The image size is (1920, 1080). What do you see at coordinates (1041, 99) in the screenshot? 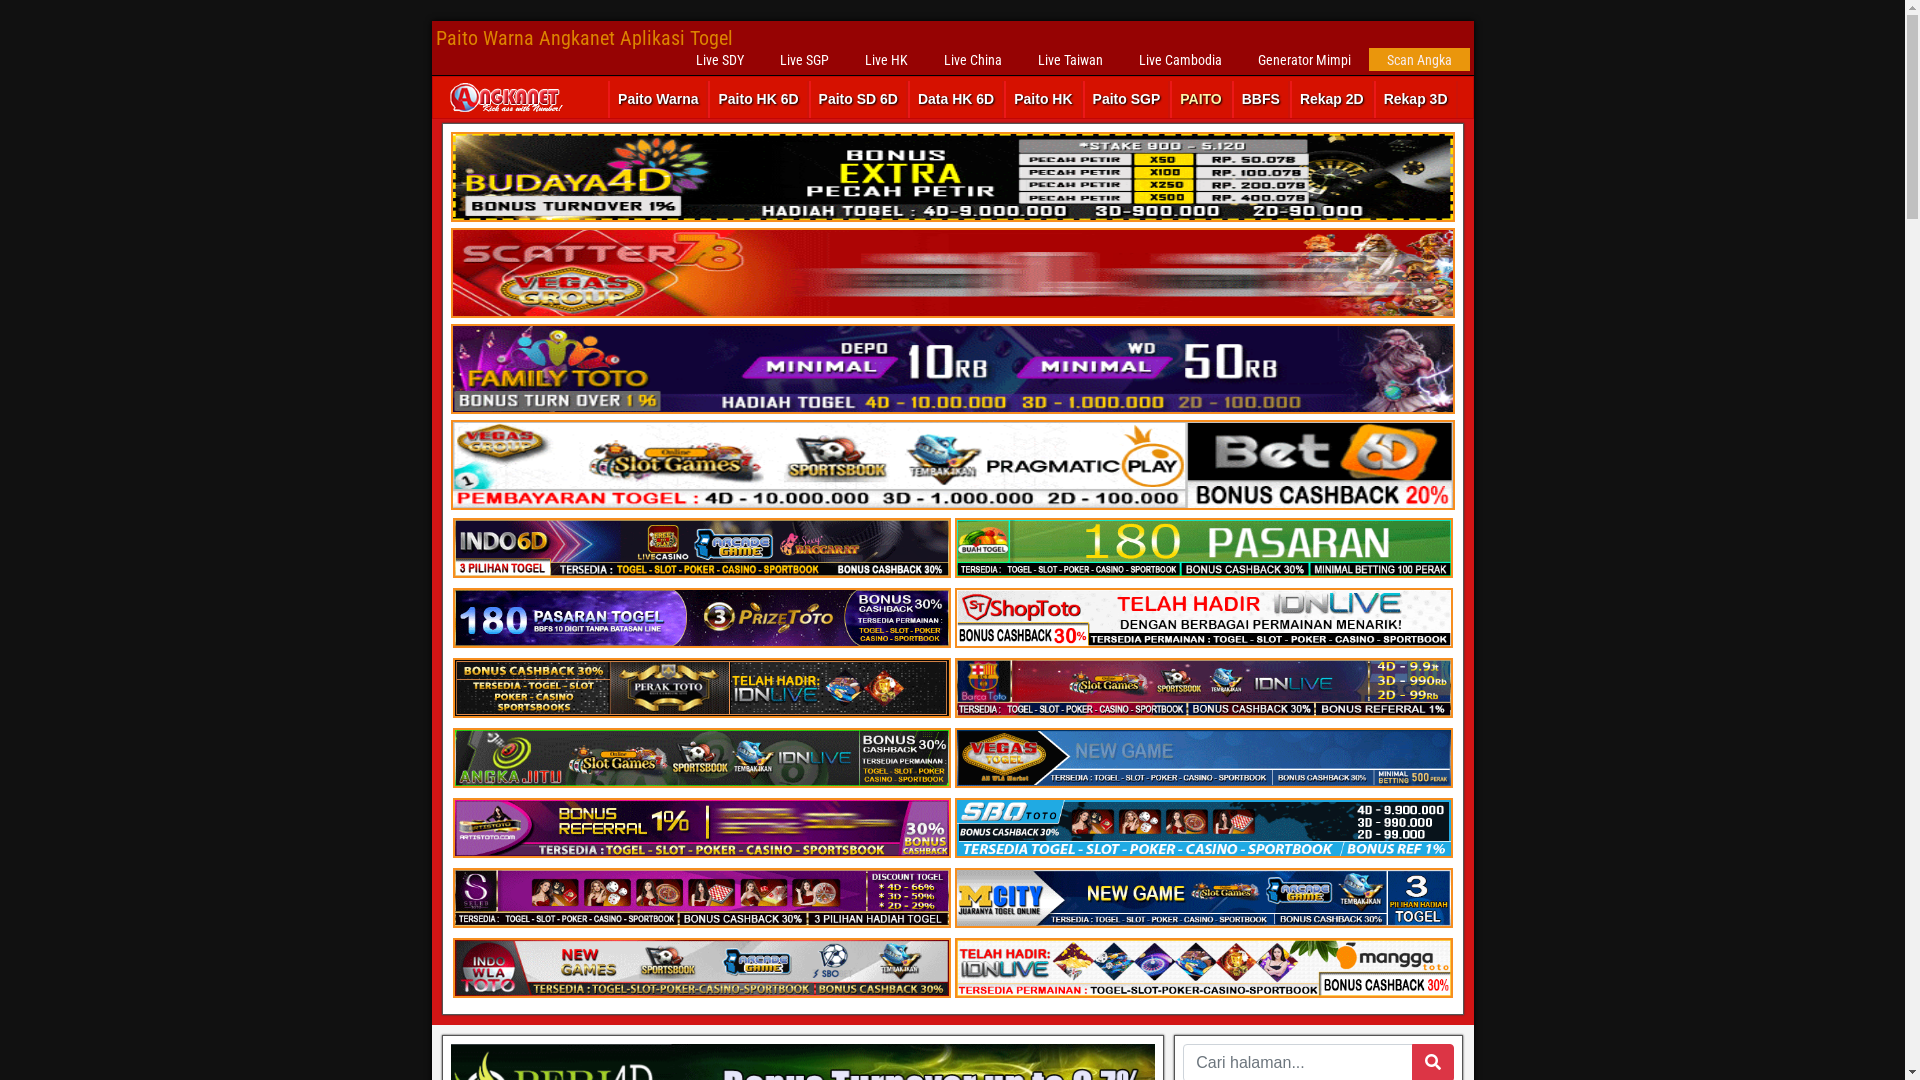
I see `'Paito HK'` at bounding box center [1041, 99].